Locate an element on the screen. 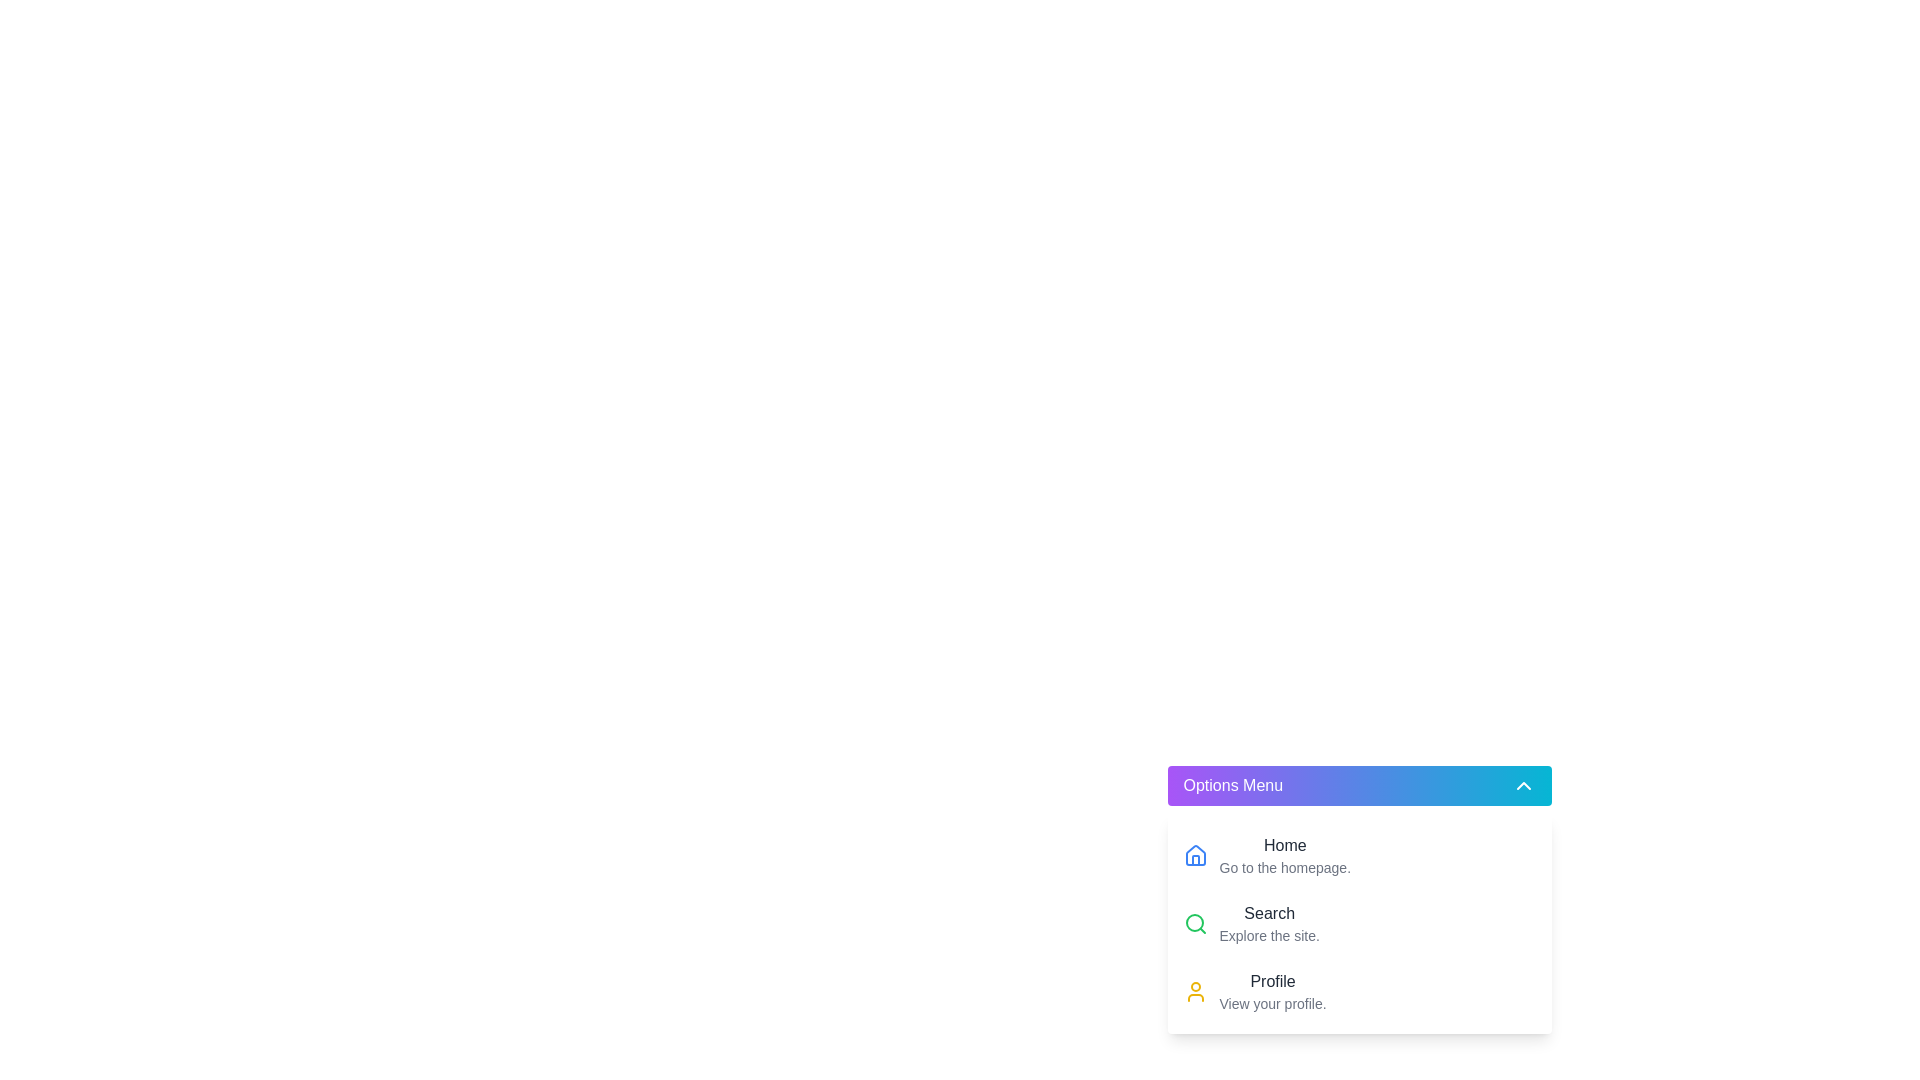 The image size is (1920, 1080). the 'Home' text label, which features bold text and a smaller subtitle, located within the 'Options Menu' dropdown near the top of a vertical list is located at coordinates (1285, 855).